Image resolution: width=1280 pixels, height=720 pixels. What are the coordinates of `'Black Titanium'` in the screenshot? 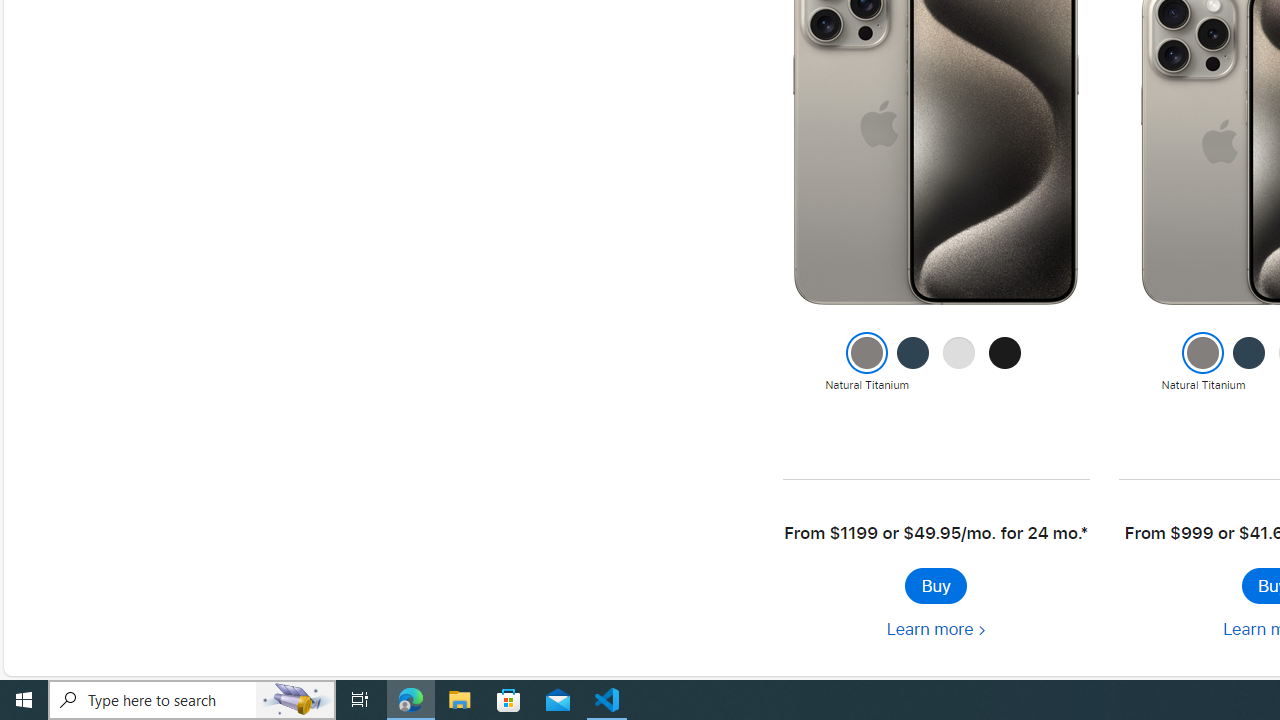 It's located at (1005, 363).